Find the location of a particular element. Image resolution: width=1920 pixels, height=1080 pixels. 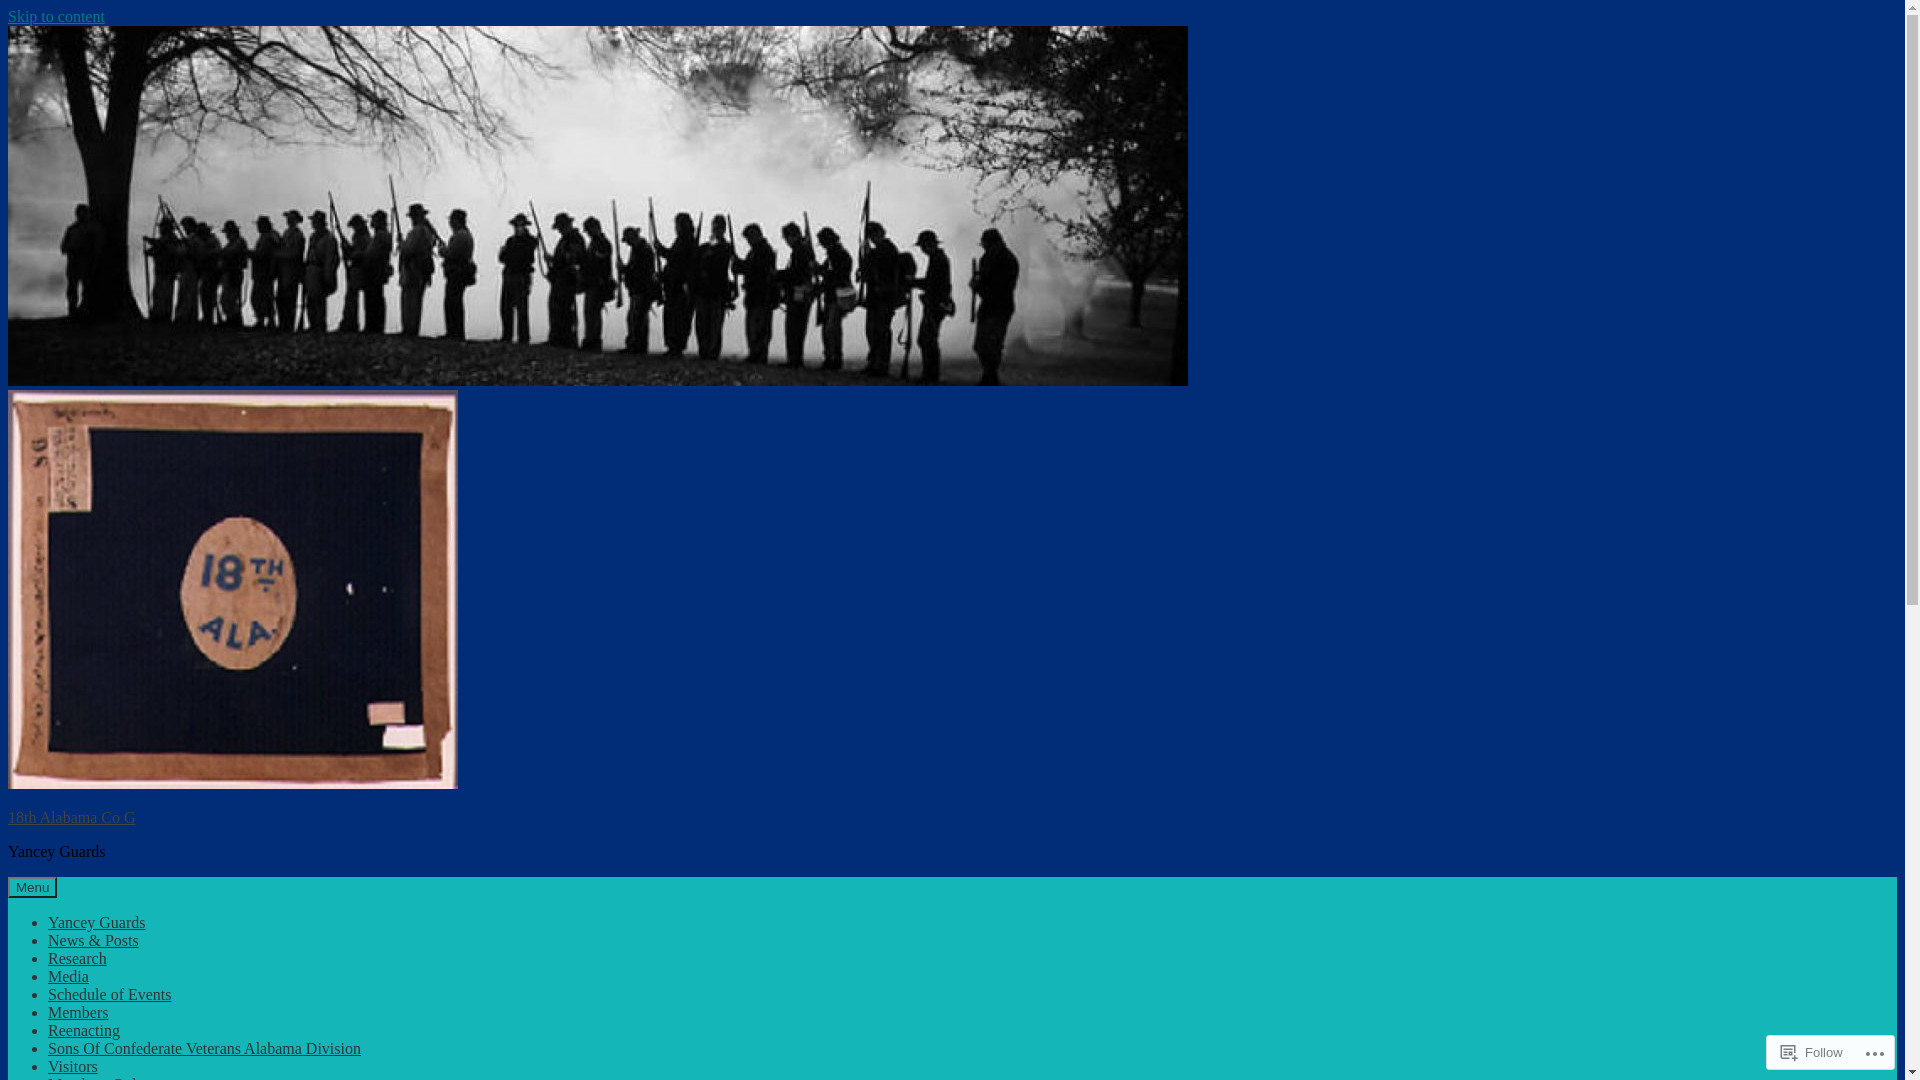

'Yancey Guards' is located at coordinates (95, 922).